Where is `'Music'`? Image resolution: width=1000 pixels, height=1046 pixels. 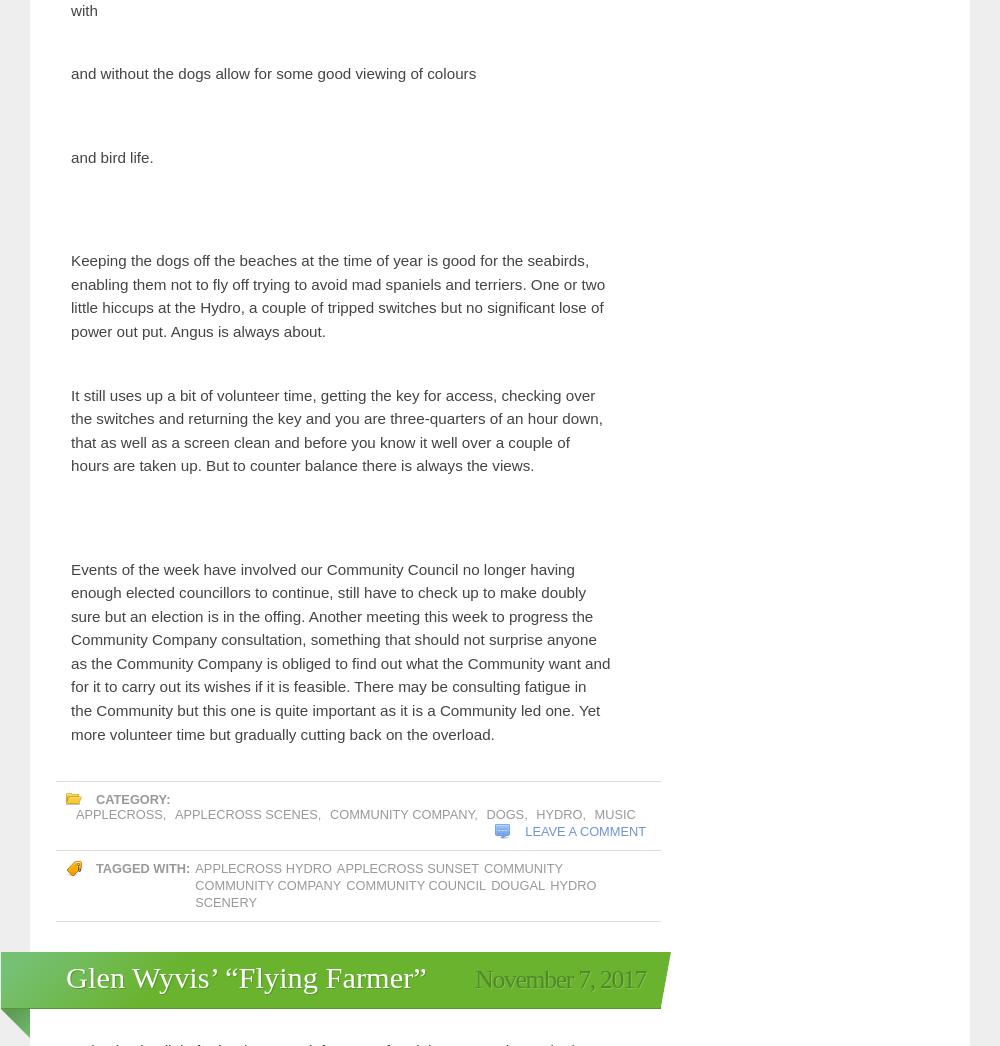 'Music' is located at coordinates (261, 749).